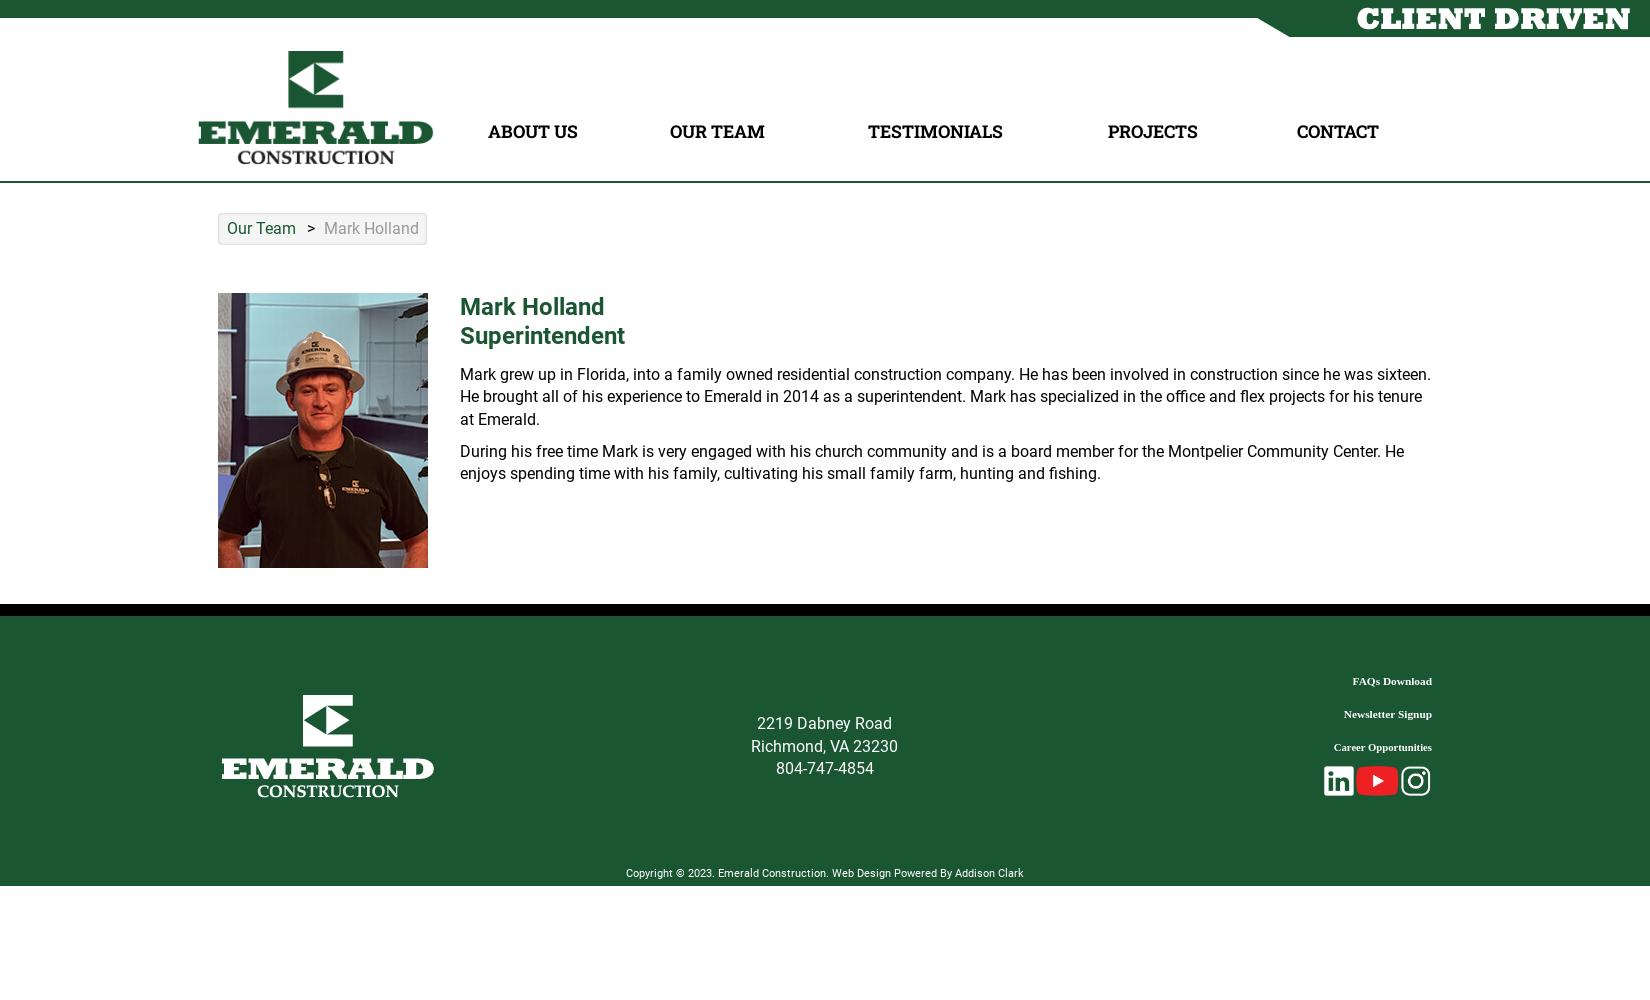 Image resolution: width=1650 pixels, height=1000 pixels. Describe the element at coordinates (1153, 131) in the screenshot. I see `'Projects'` at that location.